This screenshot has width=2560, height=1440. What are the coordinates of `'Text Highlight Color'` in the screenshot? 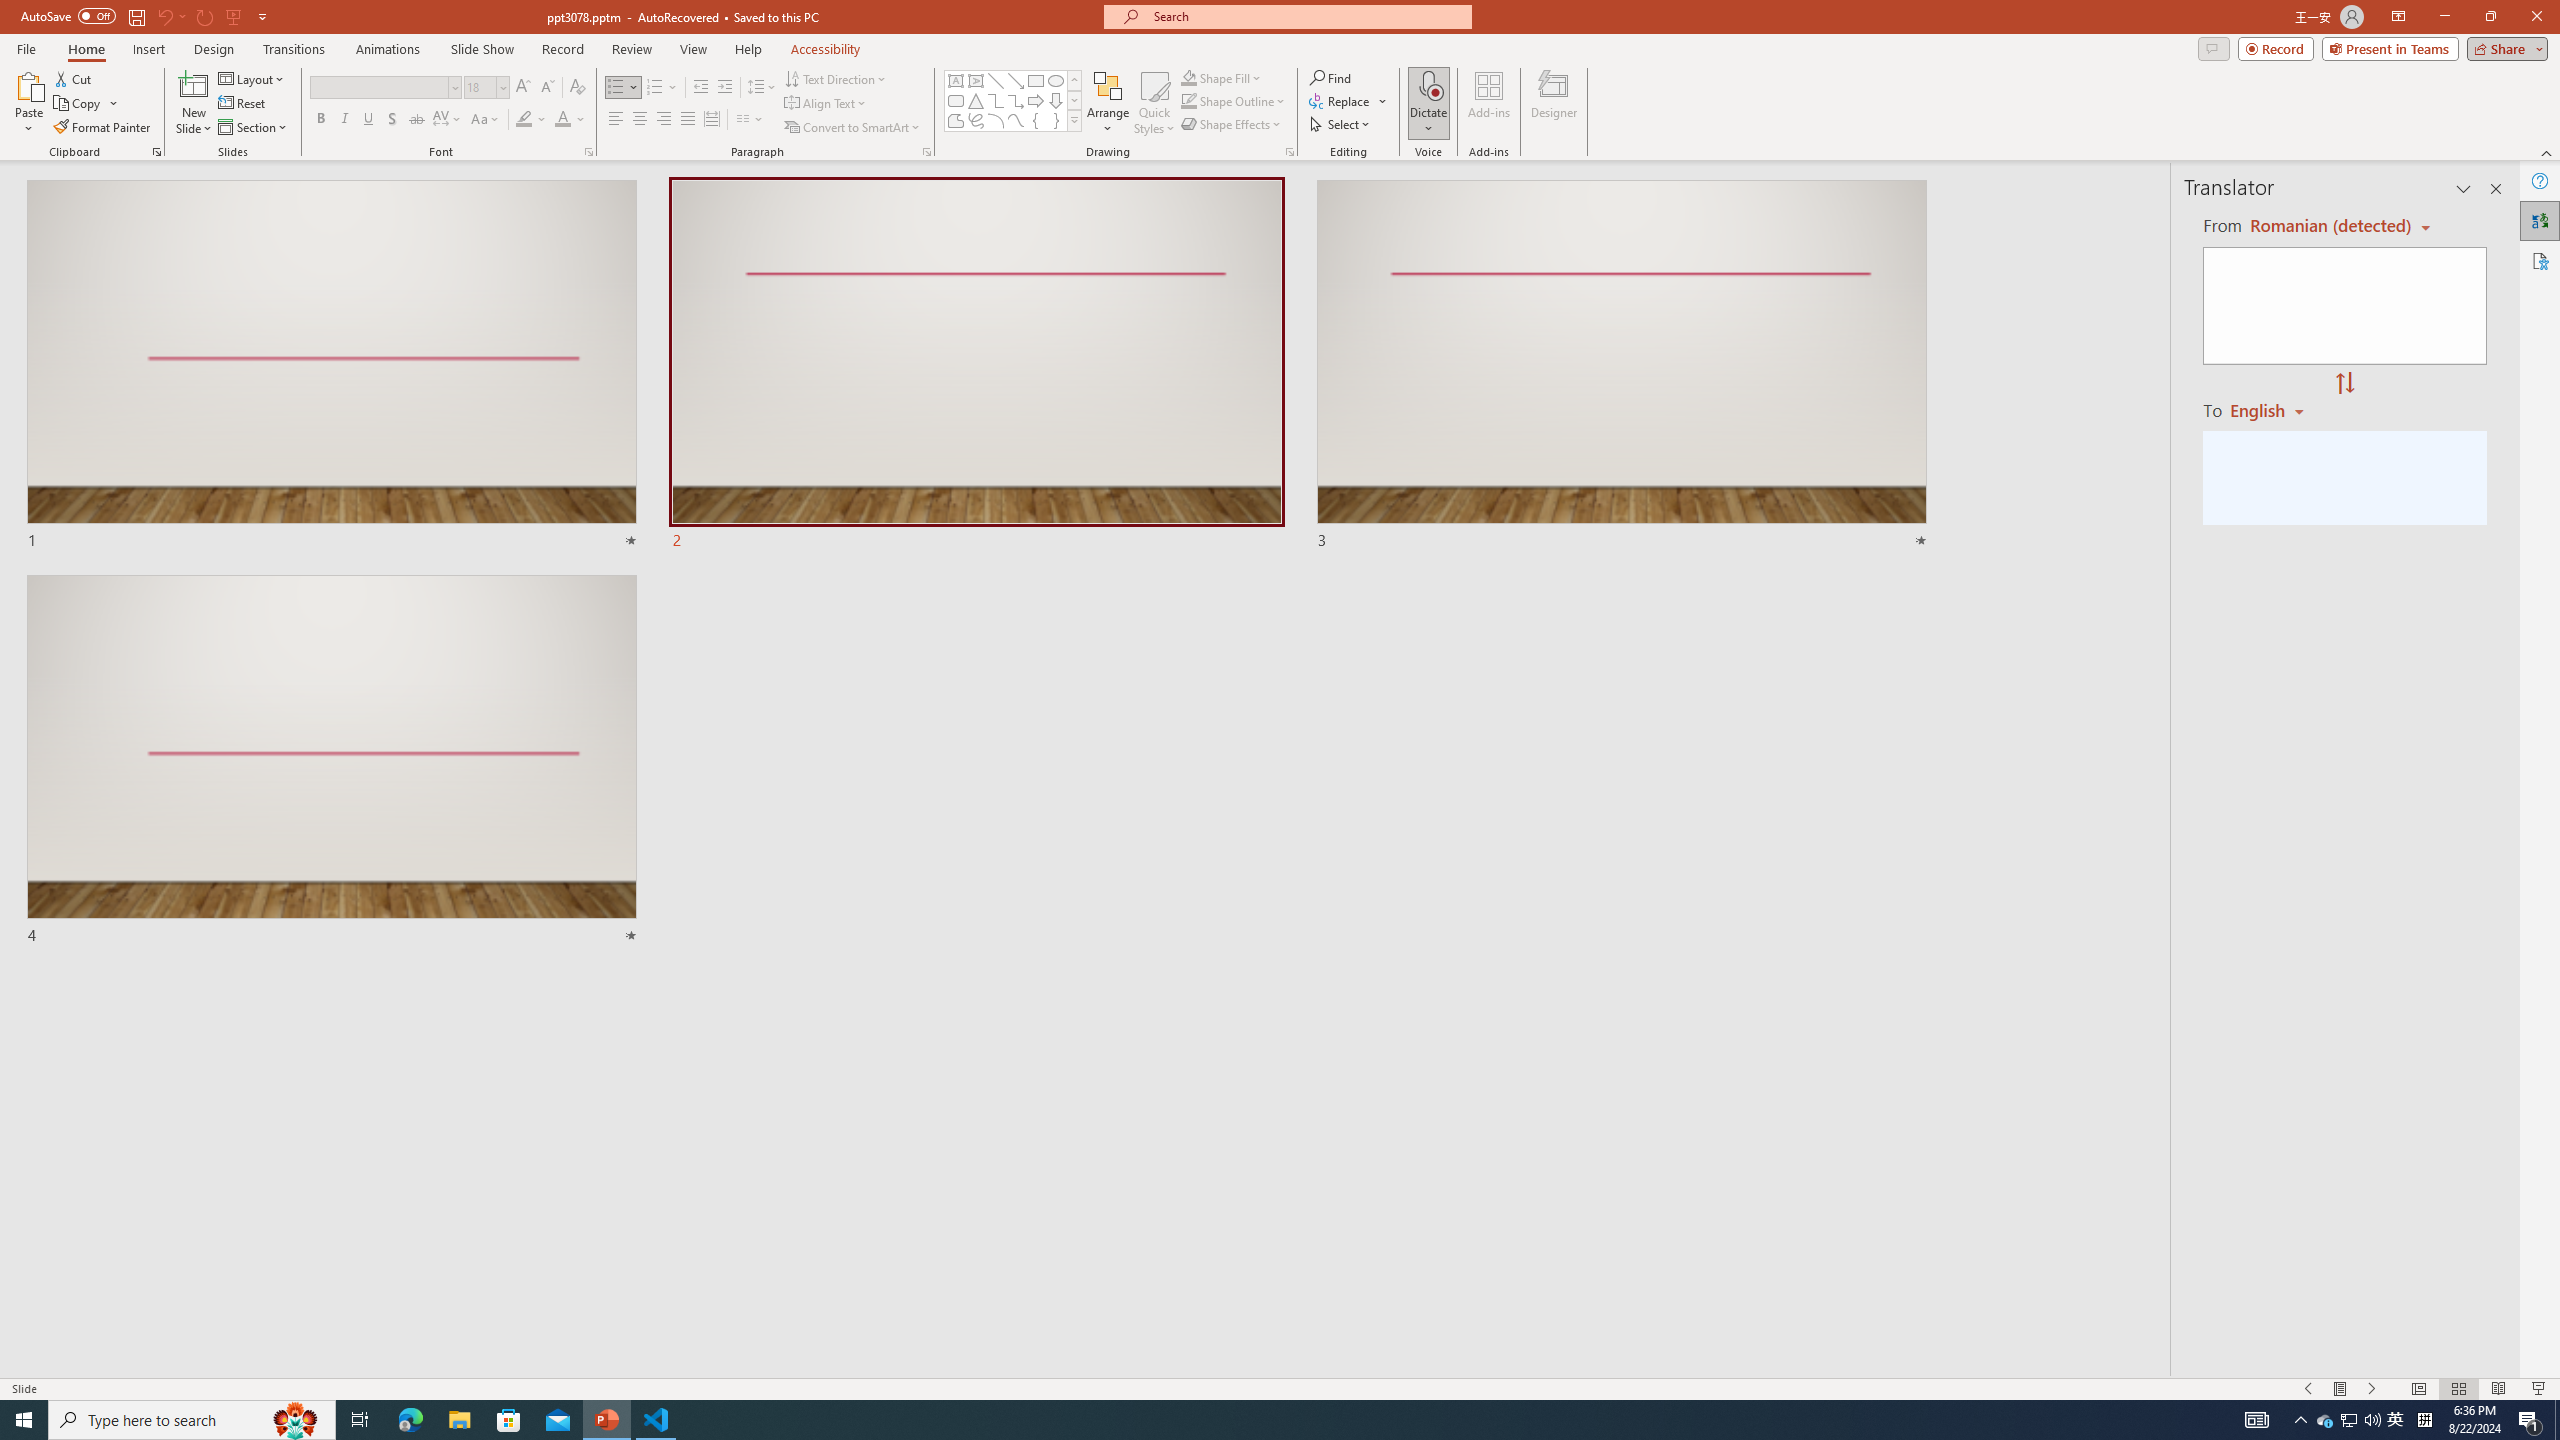 It's located at (530, 118).